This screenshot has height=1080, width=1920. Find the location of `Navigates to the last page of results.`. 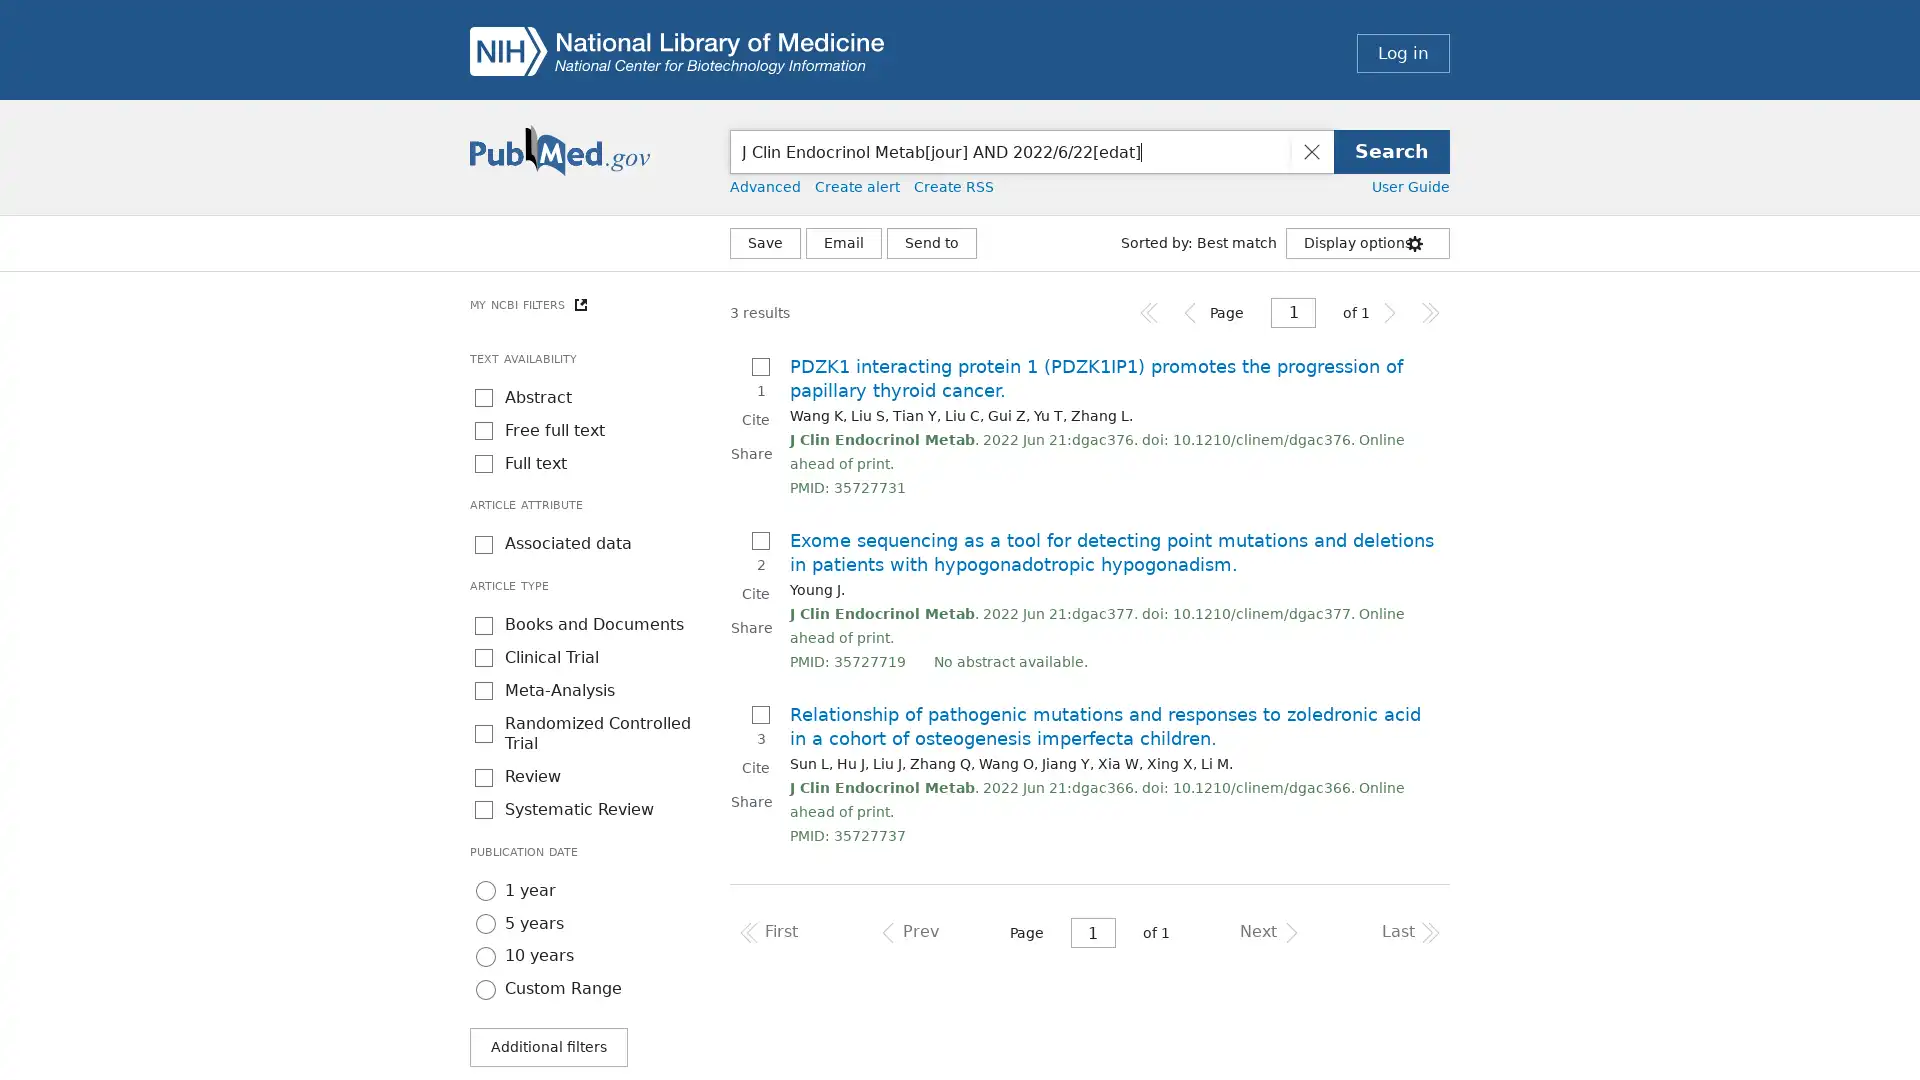

Navigates to the last page of results. is located at coordinates (1407, 933).